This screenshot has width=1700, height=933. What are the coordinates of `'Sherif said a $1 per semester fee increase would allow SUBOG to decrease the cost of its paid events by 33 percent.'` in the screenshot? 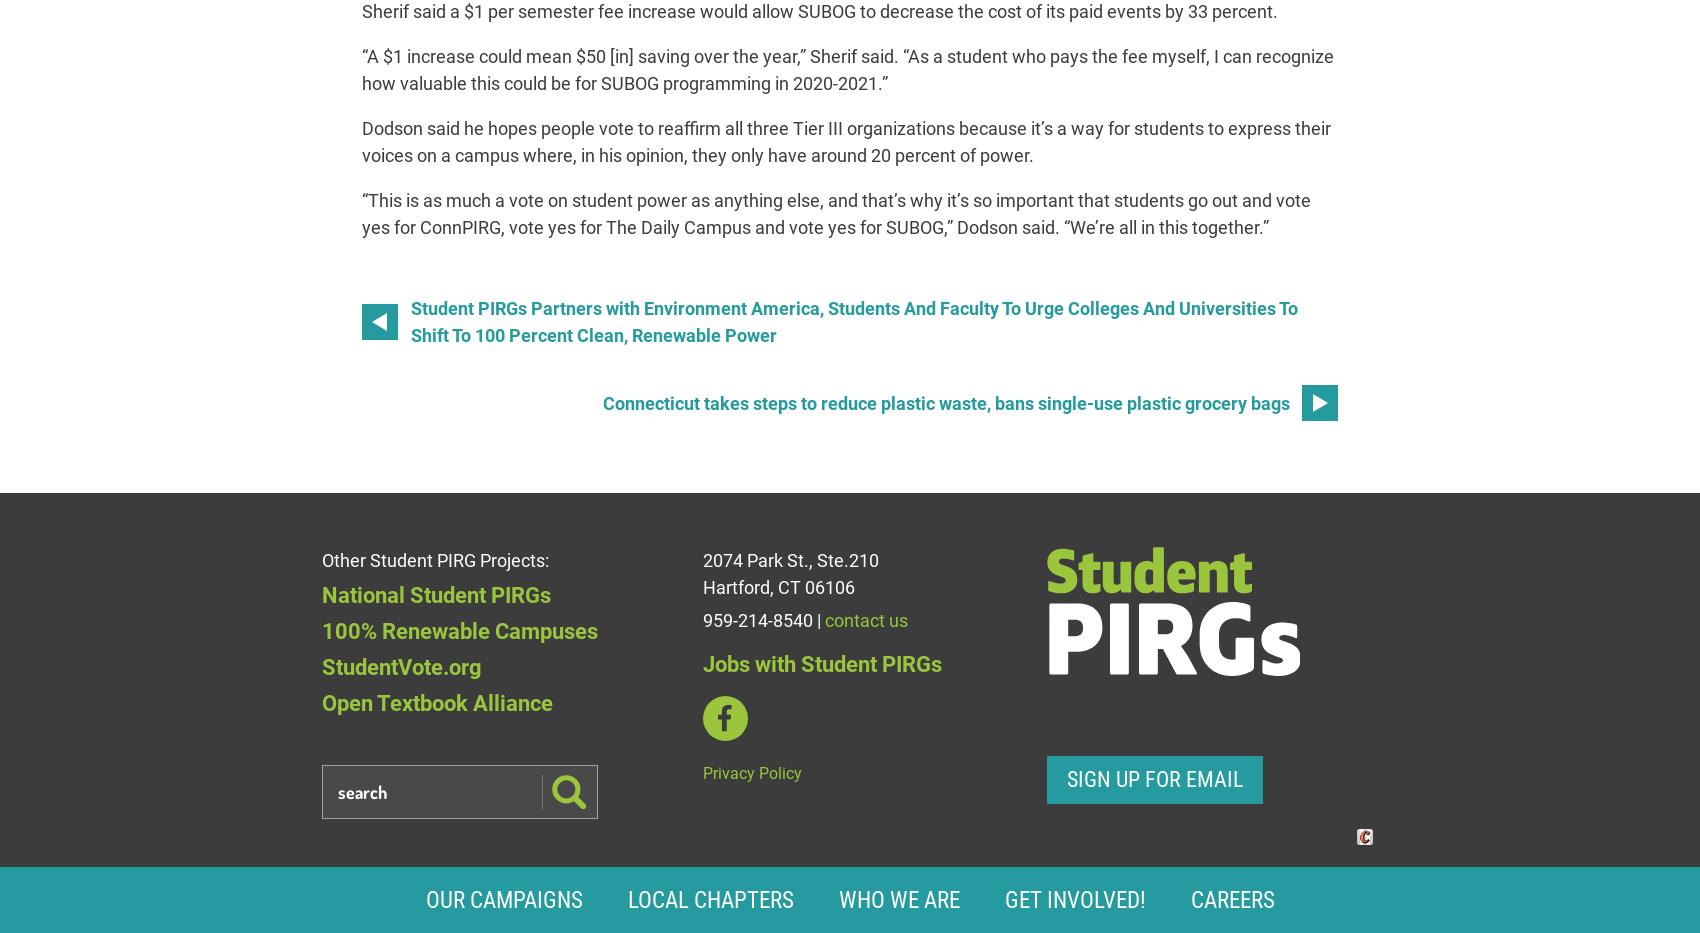 It's located at (819, 10).